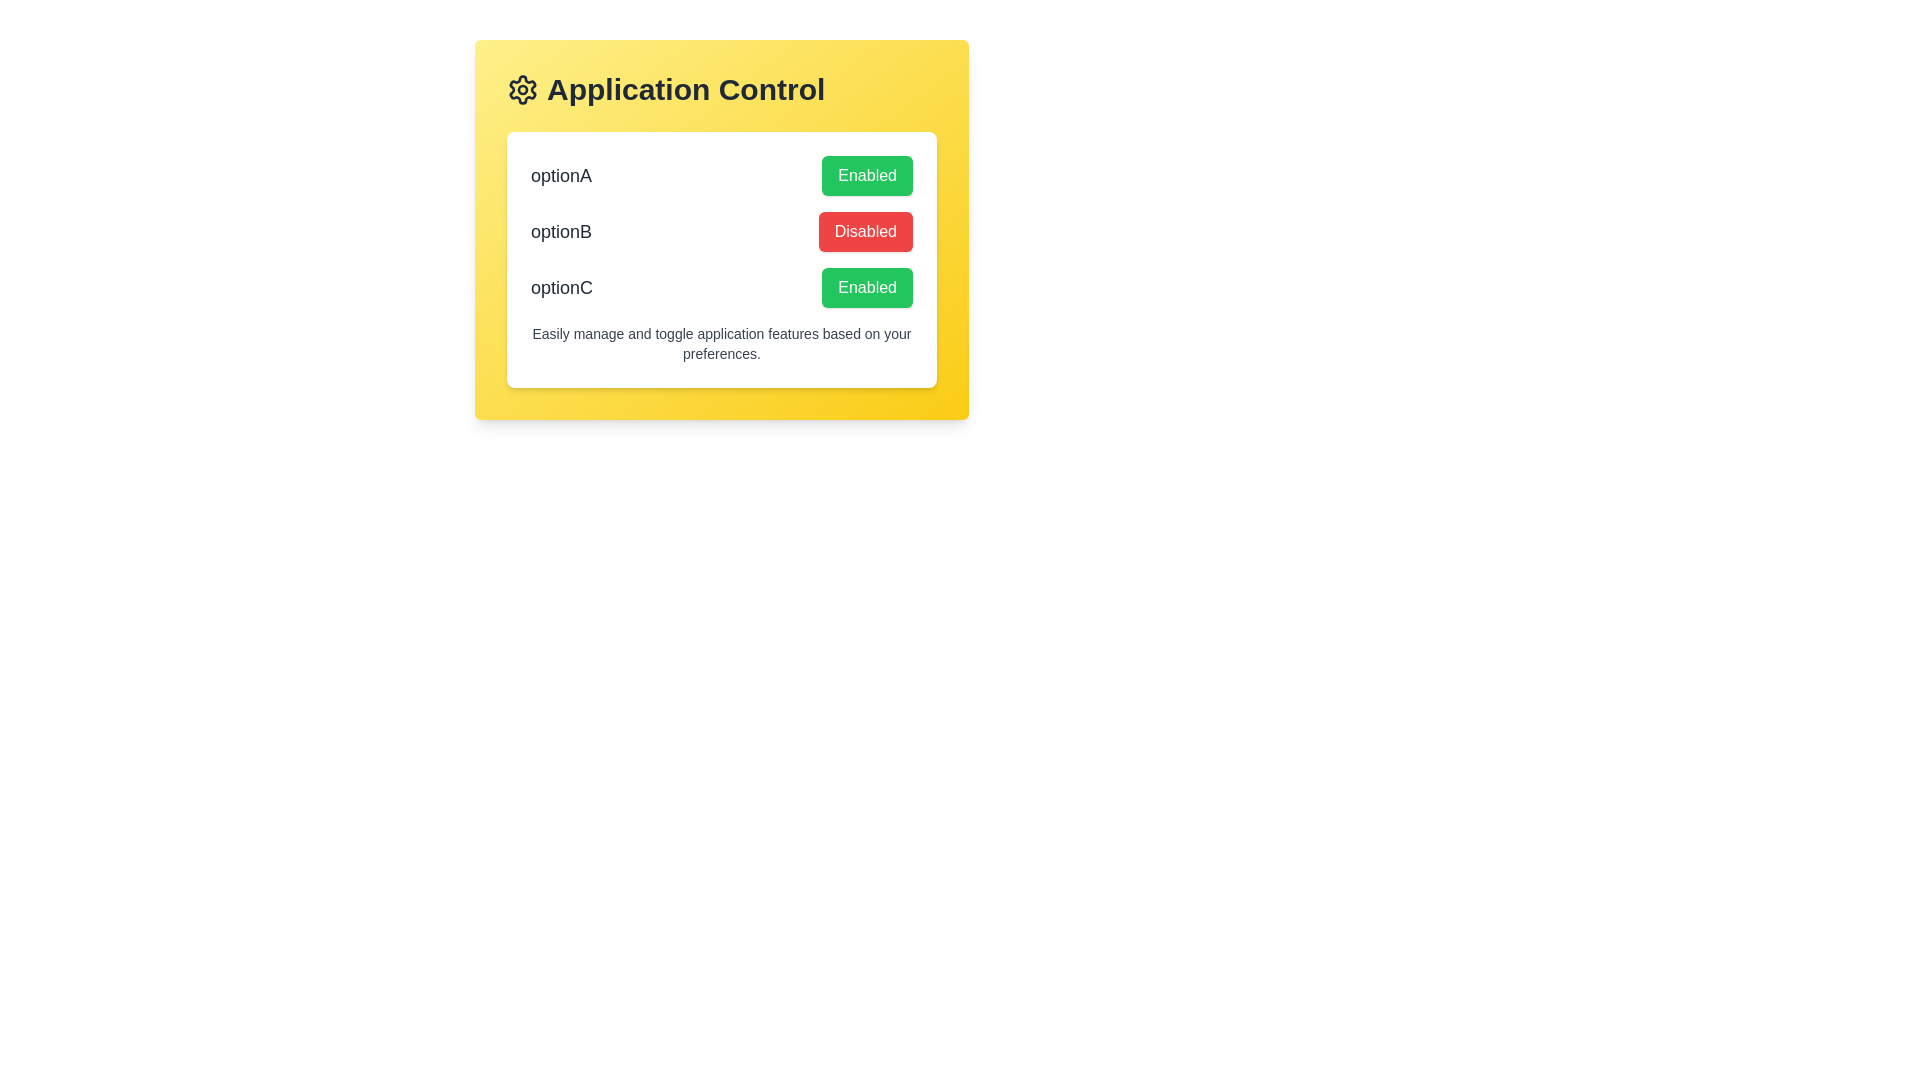 The width and height of the screenshot is (1920, 1080). What do you see at coordinates (720, 88) in the screenshot?
I see `the 'Application Control' heading text which features bold, large grayish black text and is accompanied by a settings gear icon, located at the top left of a yellow gradient background` at bounding box center [720, 88].